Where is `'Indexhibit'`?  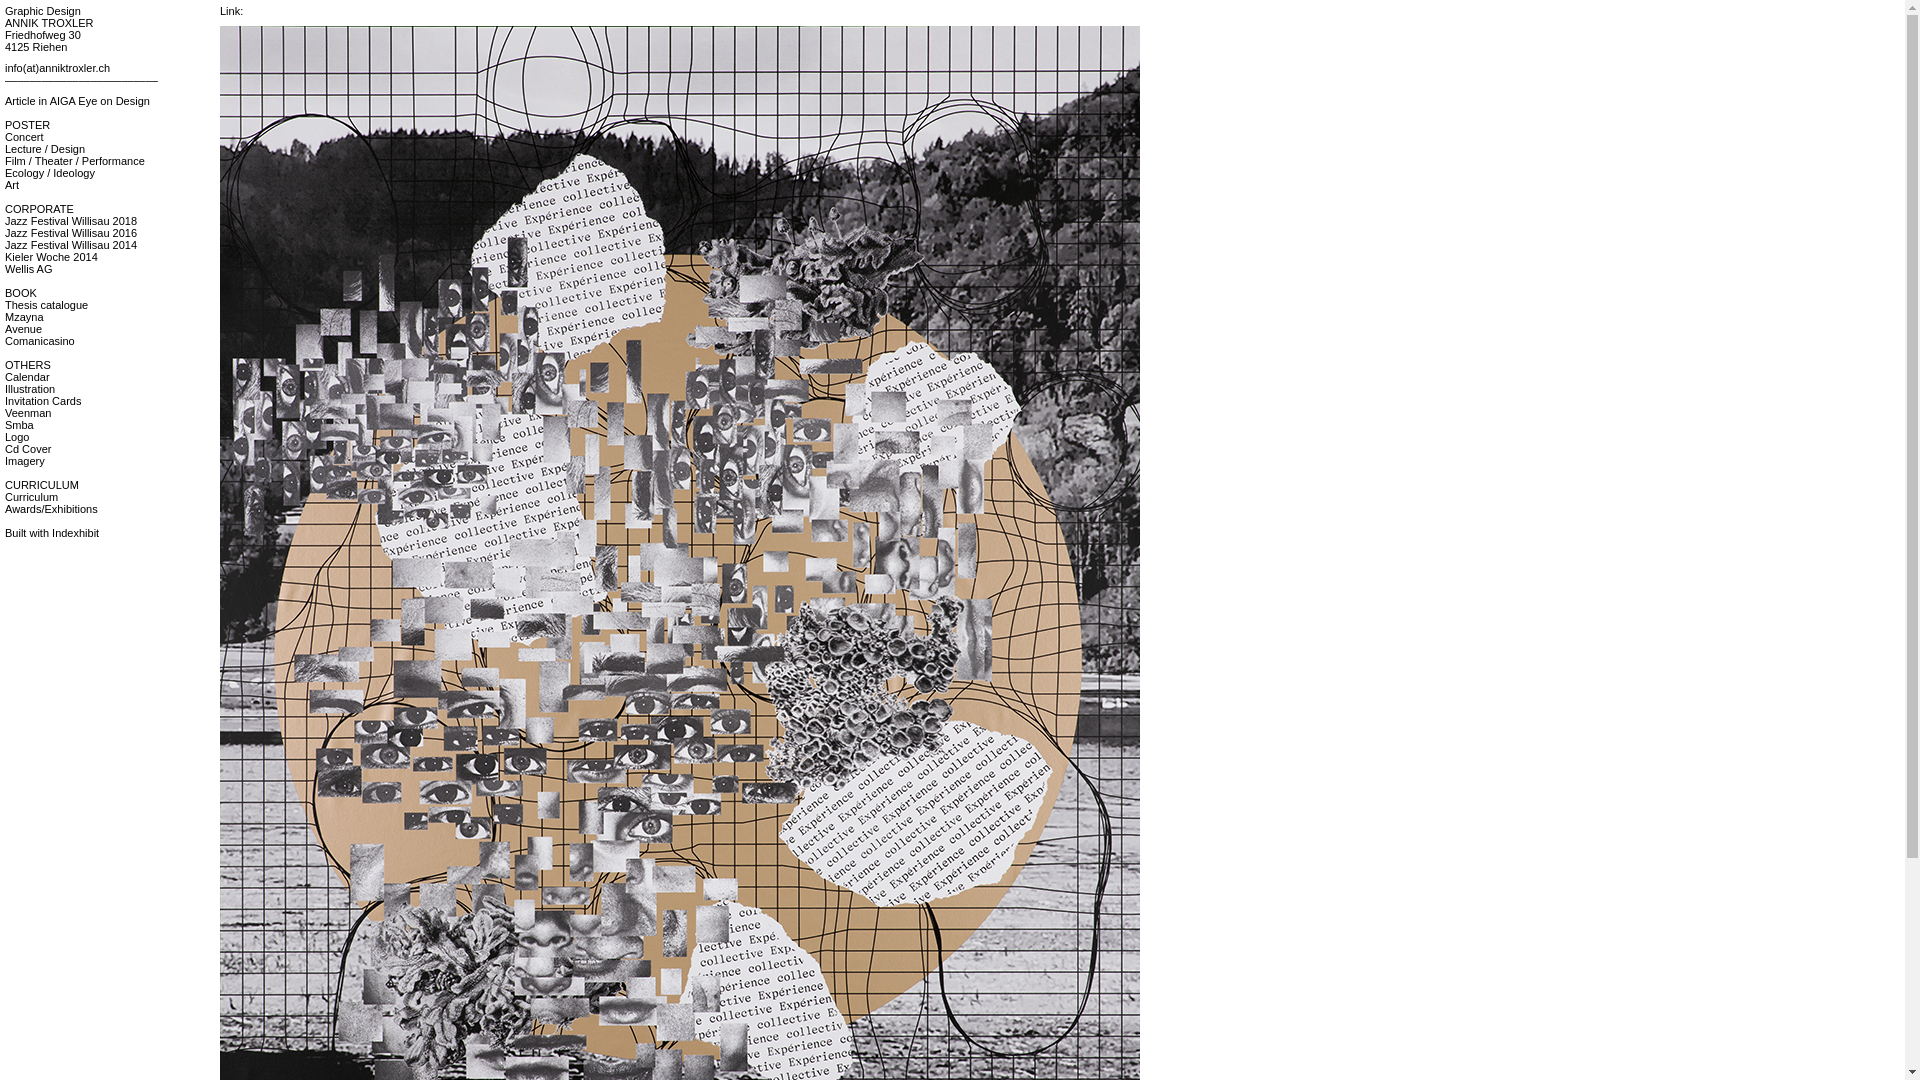 'Indexhibit' is located at coordinates (75, 531).